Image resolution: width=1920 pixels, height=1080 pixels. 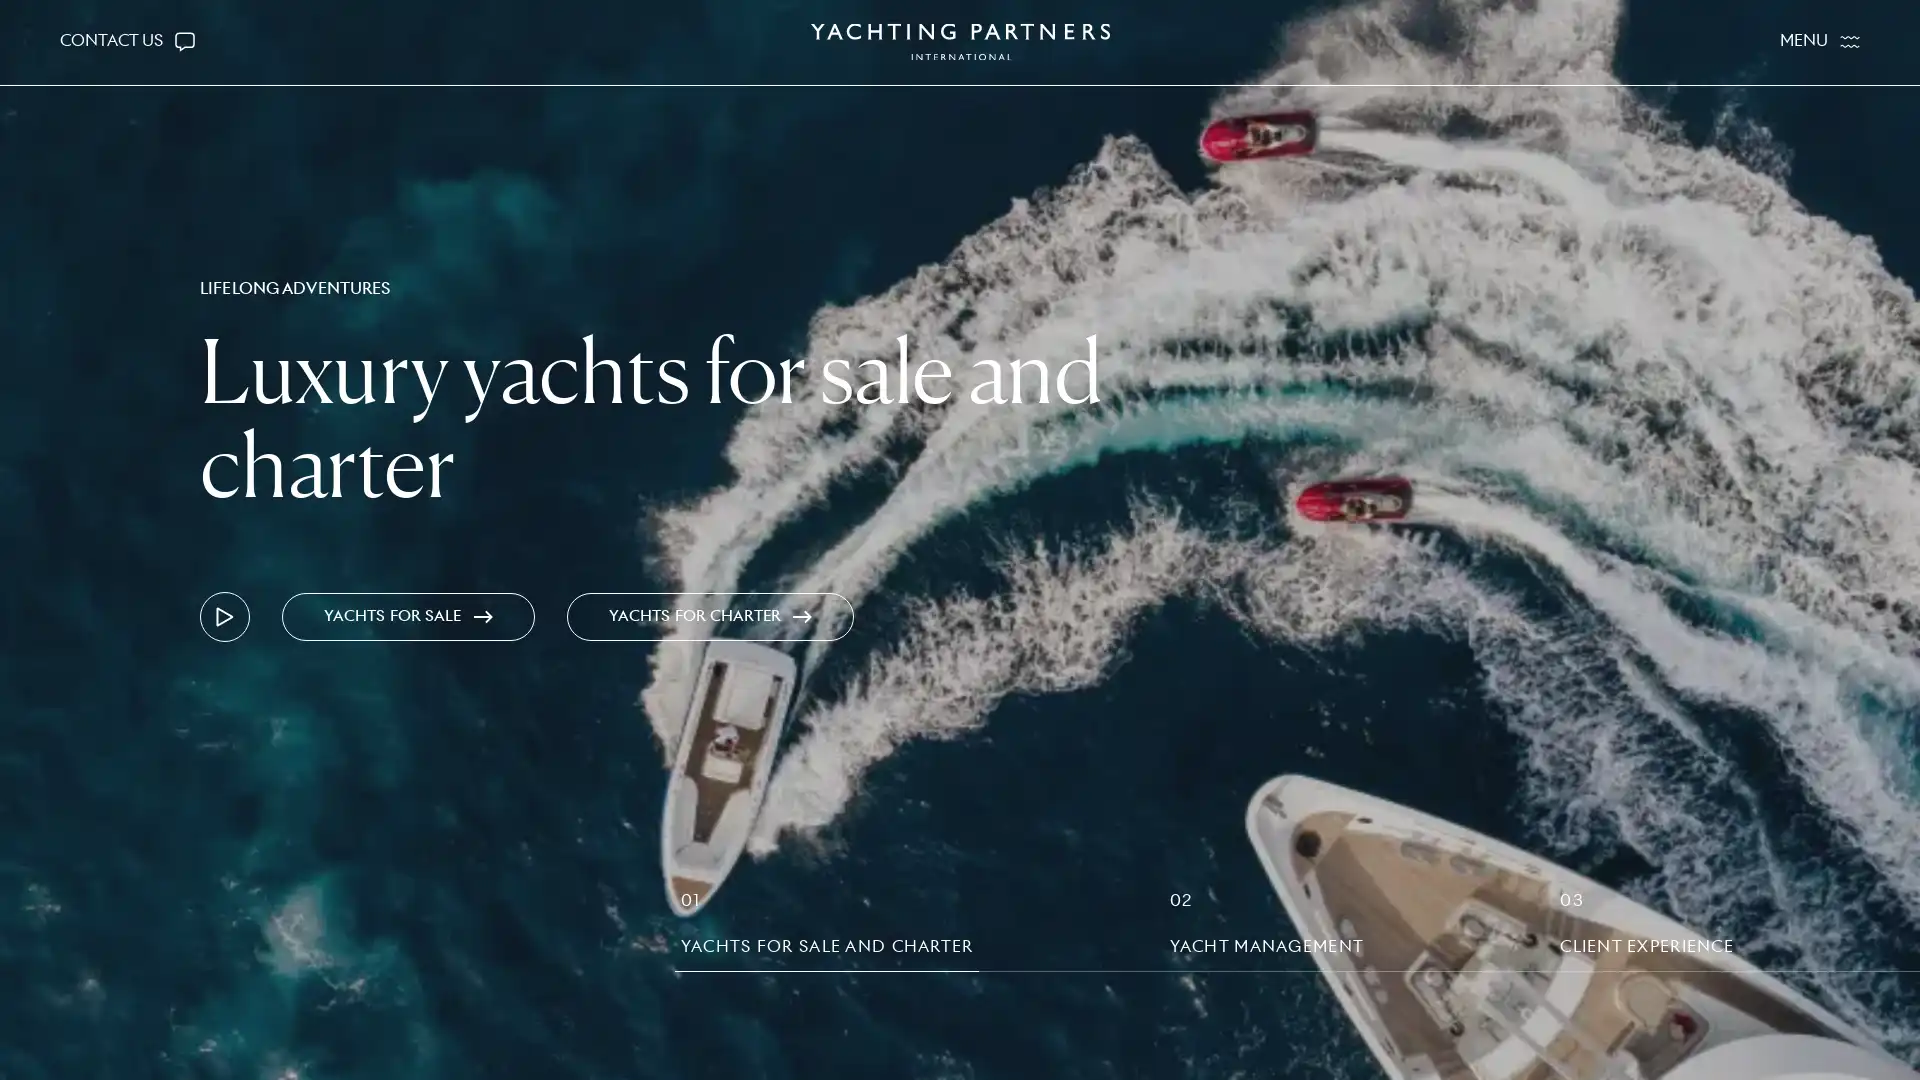 What do you see at coordinates (826, 929) in the screenshot?
I see `01 YACHTS FOR SALE AND CHARTER` at bounding box center [826, 929].